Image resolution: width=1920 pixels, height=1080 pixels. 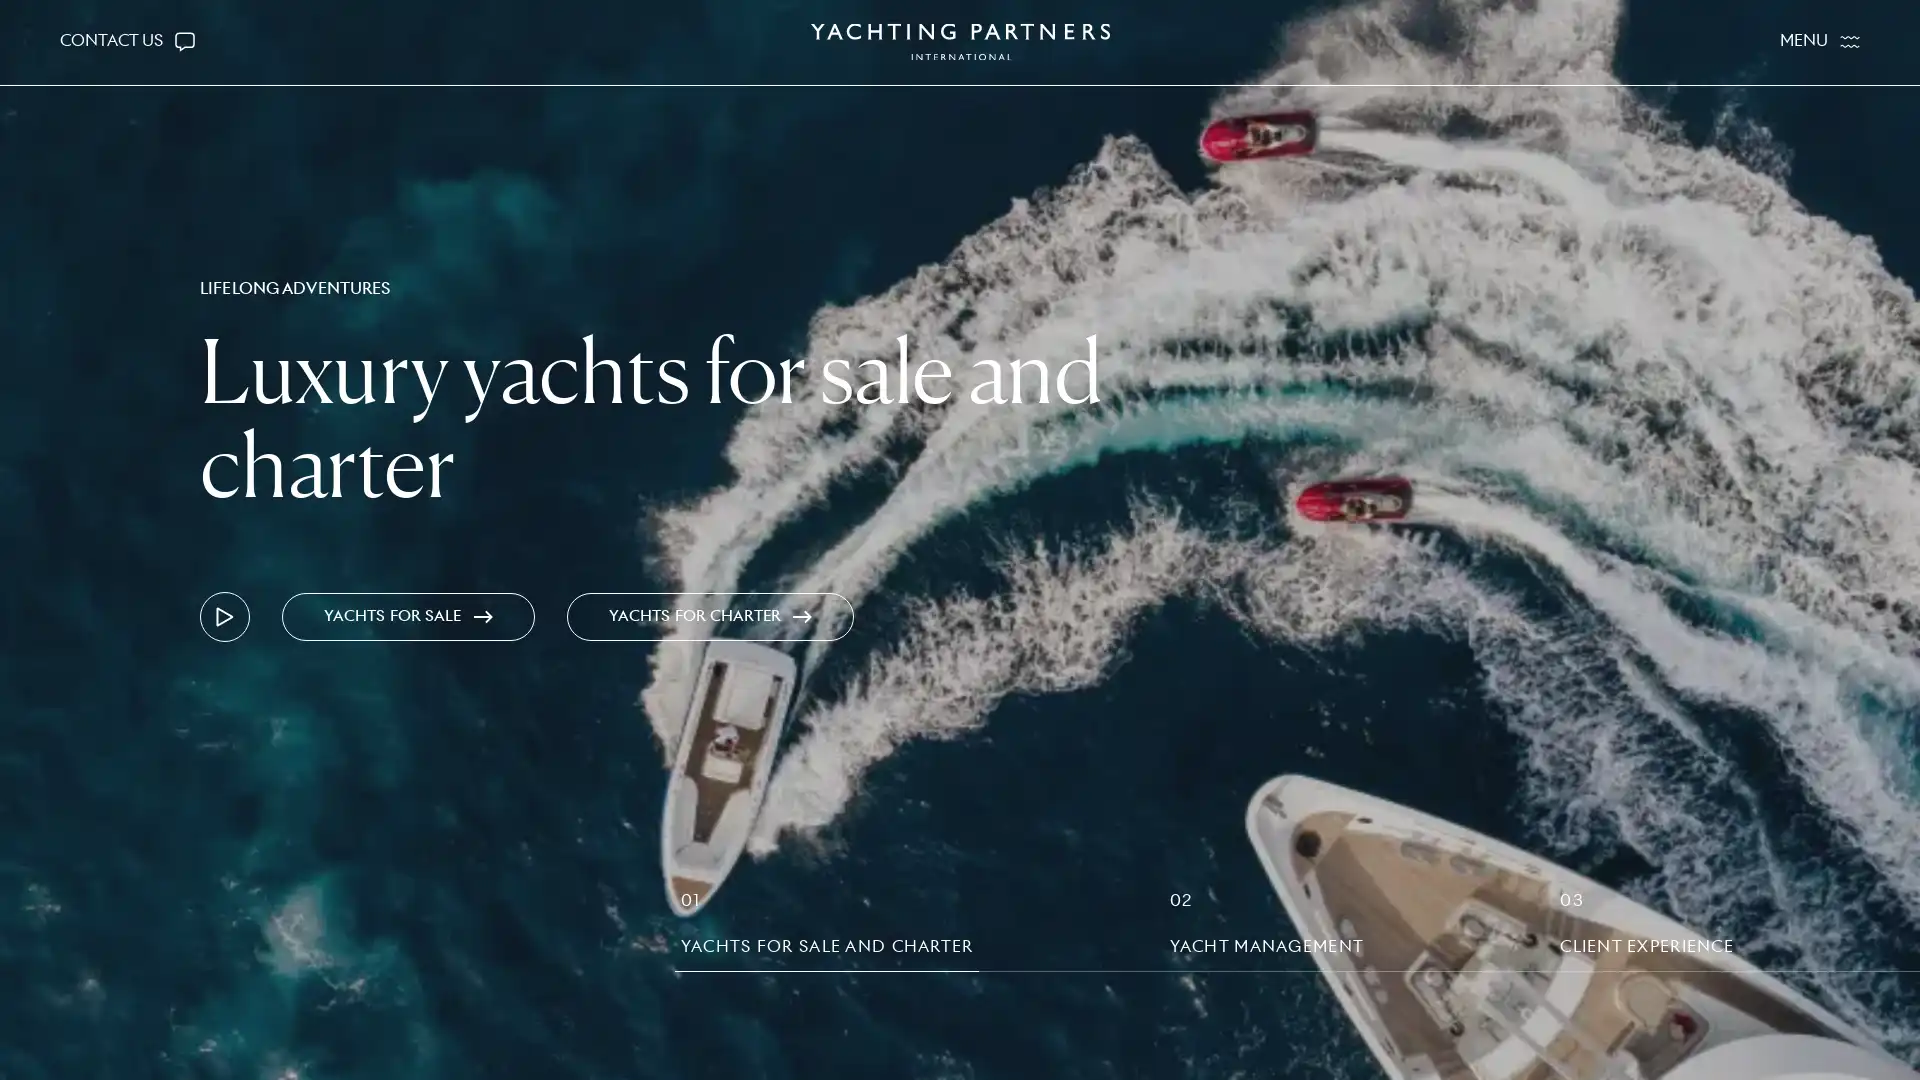 What do you see at coordinates (826, 929) in the screenshot?
I see `01 YACHTS FOR SALE AND CHARTER` at bounding box center [826, 929].